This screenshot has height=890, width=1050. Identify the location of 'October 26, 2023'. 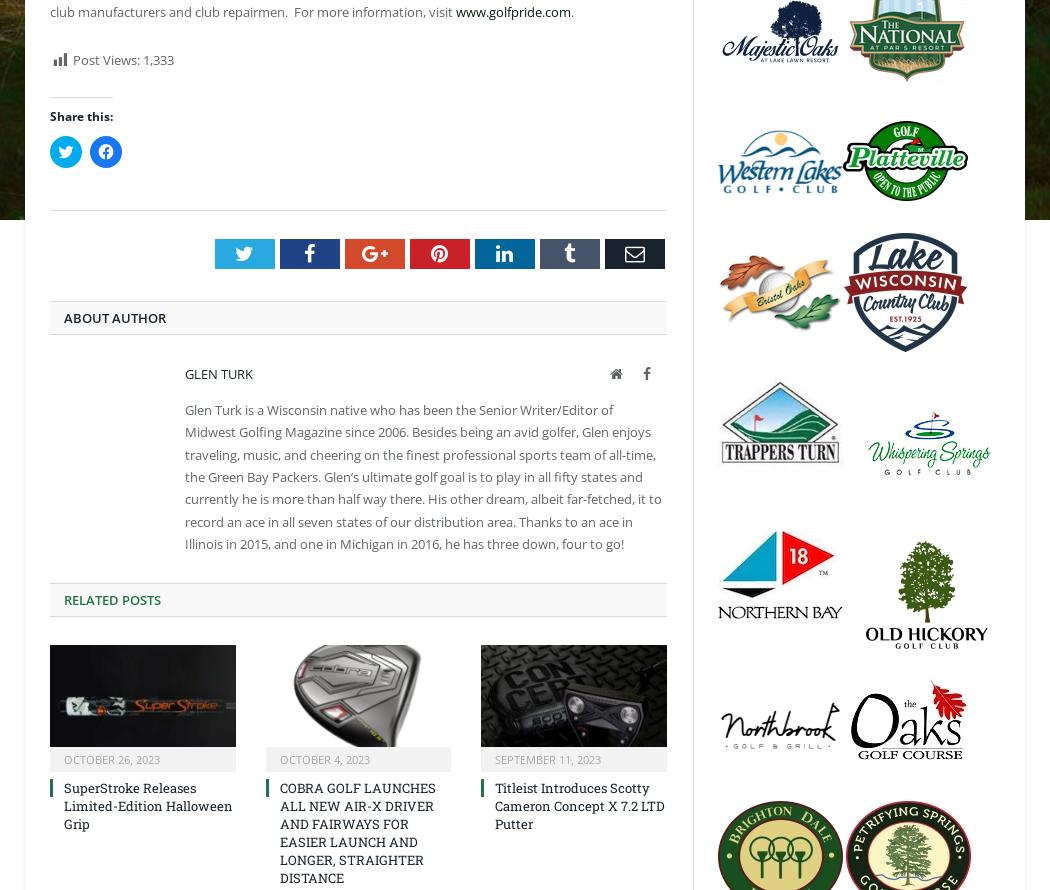
(112, 758).